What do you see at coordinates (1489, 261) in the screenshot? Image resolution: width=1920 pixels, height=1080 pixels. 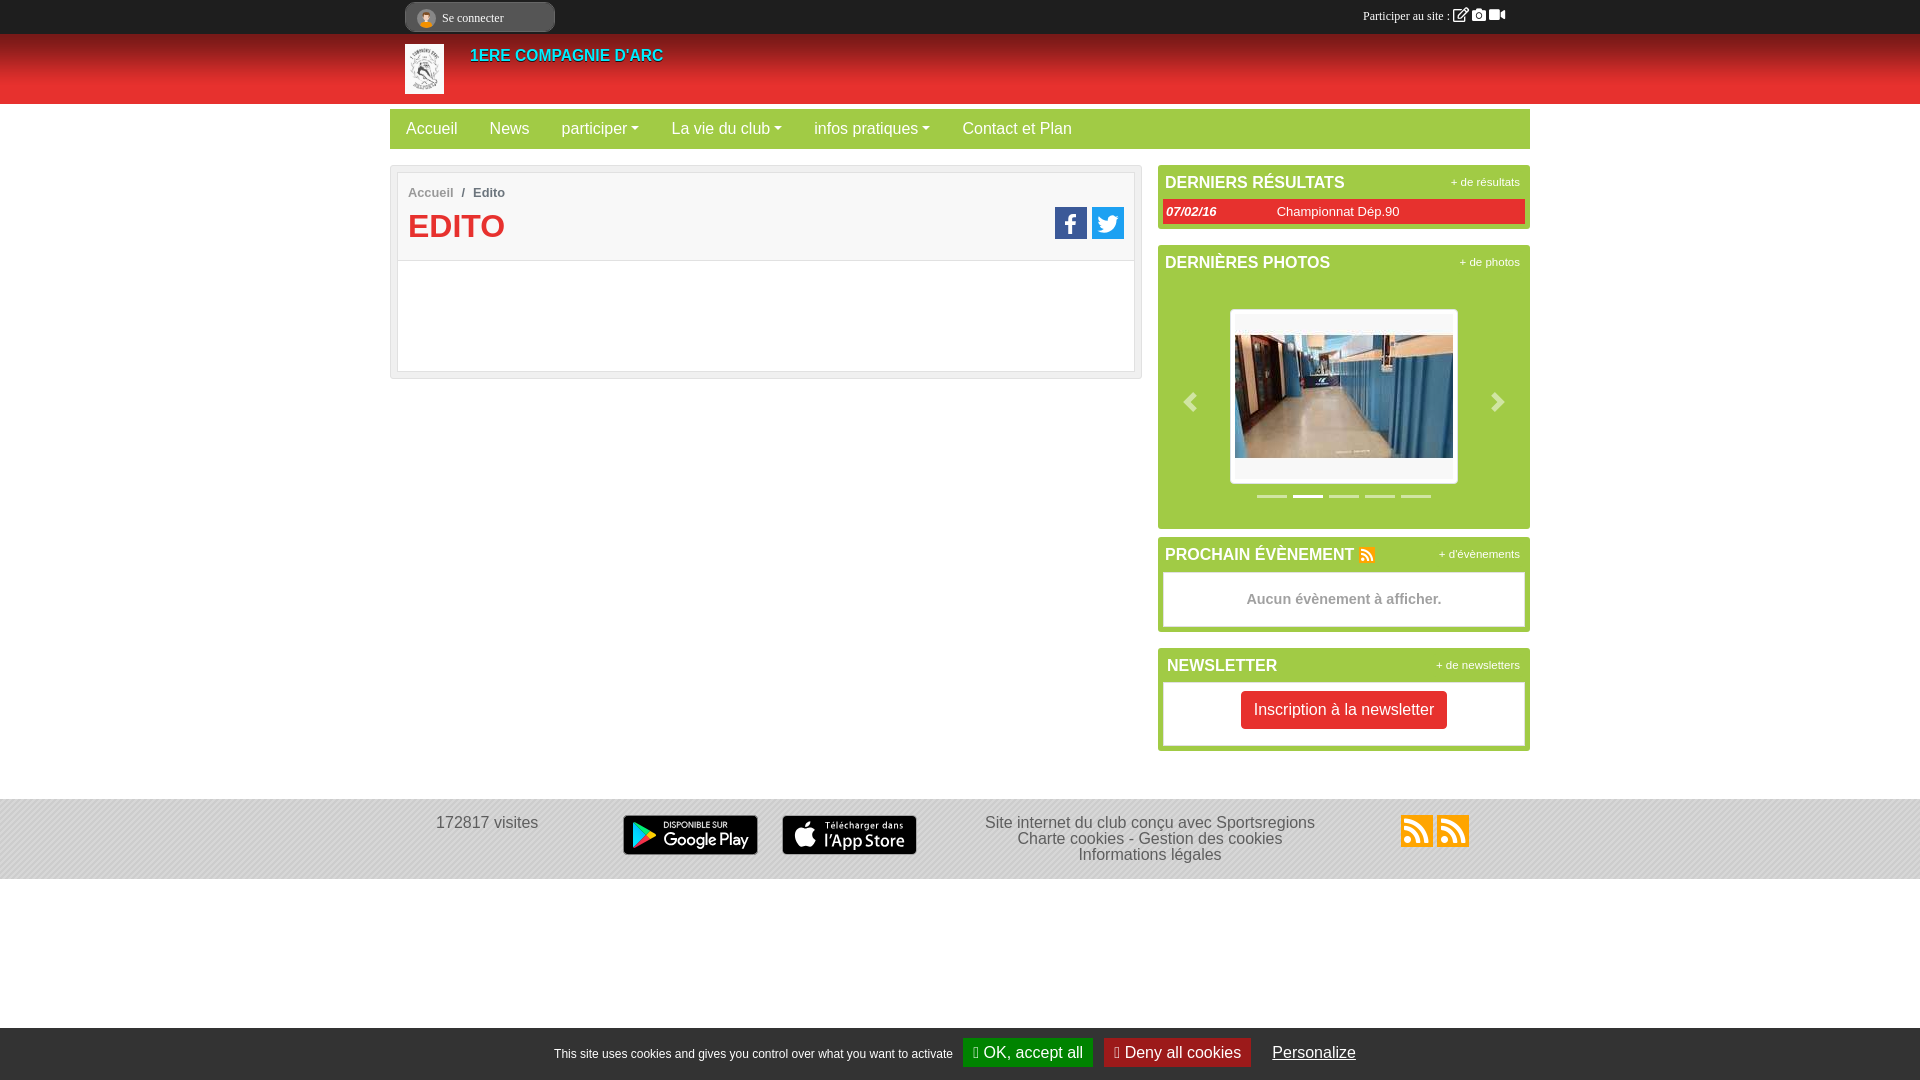 I see `'+ de photos'` at bounding box center [1489, 261].